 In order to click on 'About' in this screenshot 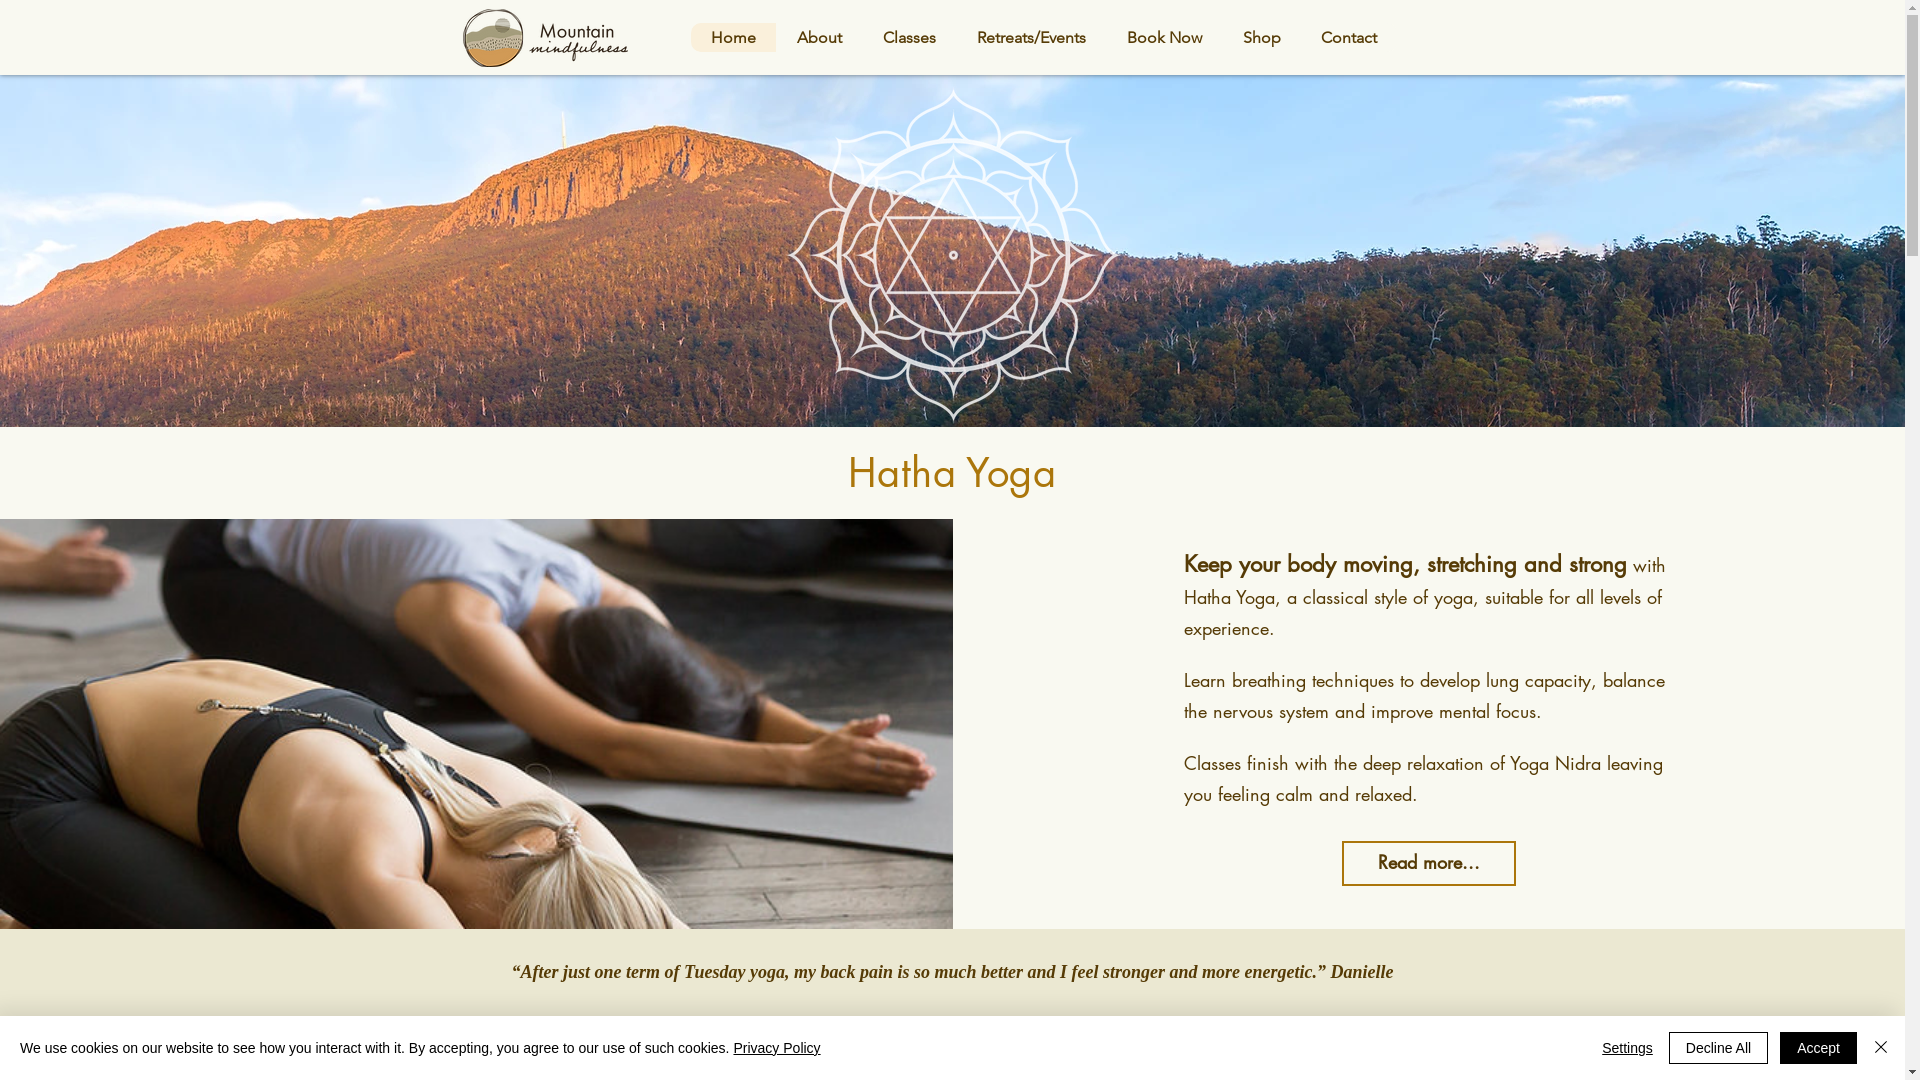, I will do `click(775, 37)`.